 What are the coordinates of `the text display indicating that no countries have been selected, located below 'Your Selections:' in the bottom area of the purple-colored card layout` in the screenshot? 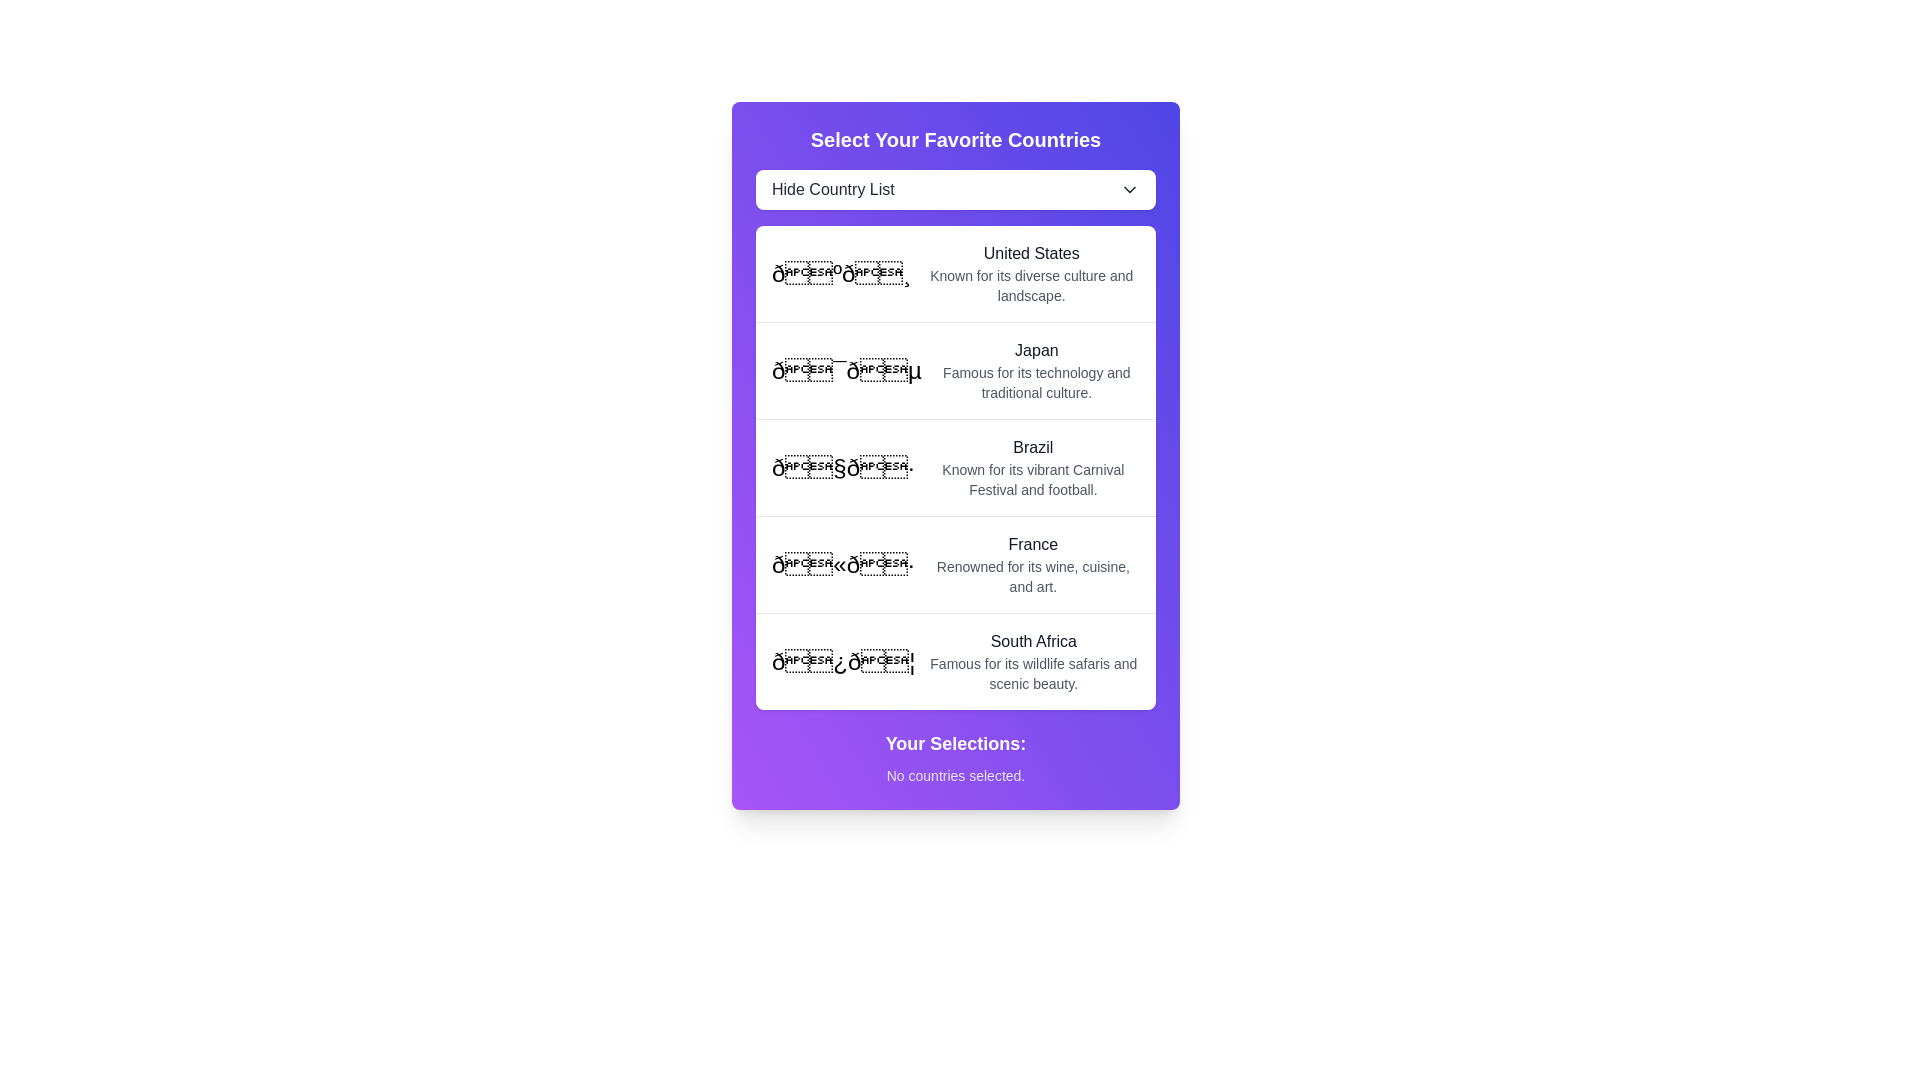 It's located at (954, 774).